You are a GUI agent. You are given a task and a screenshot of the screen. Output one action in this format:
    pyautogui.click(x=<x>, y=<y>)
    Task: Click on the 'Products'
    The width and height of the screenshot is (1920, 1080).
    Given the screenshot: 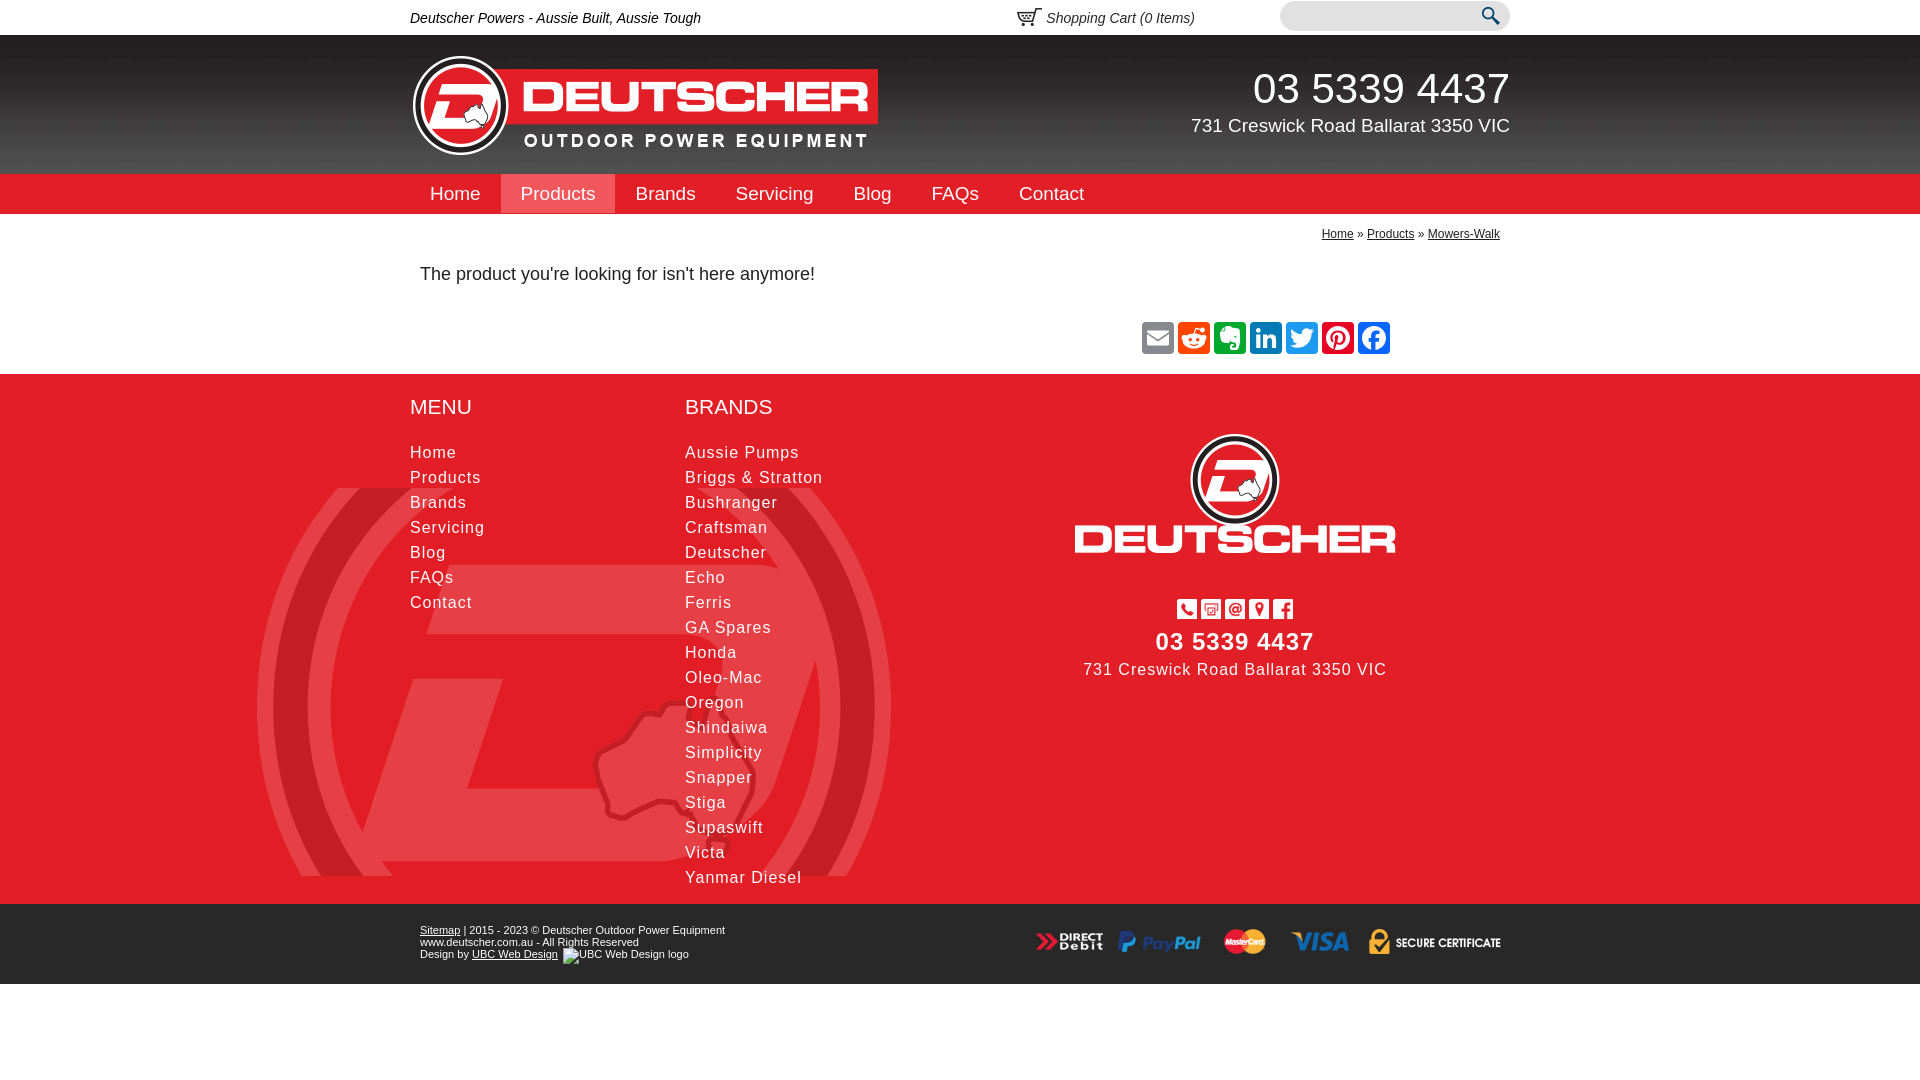 What is the action you would take?
    pyautogui.click(x=1389, y=233)
    